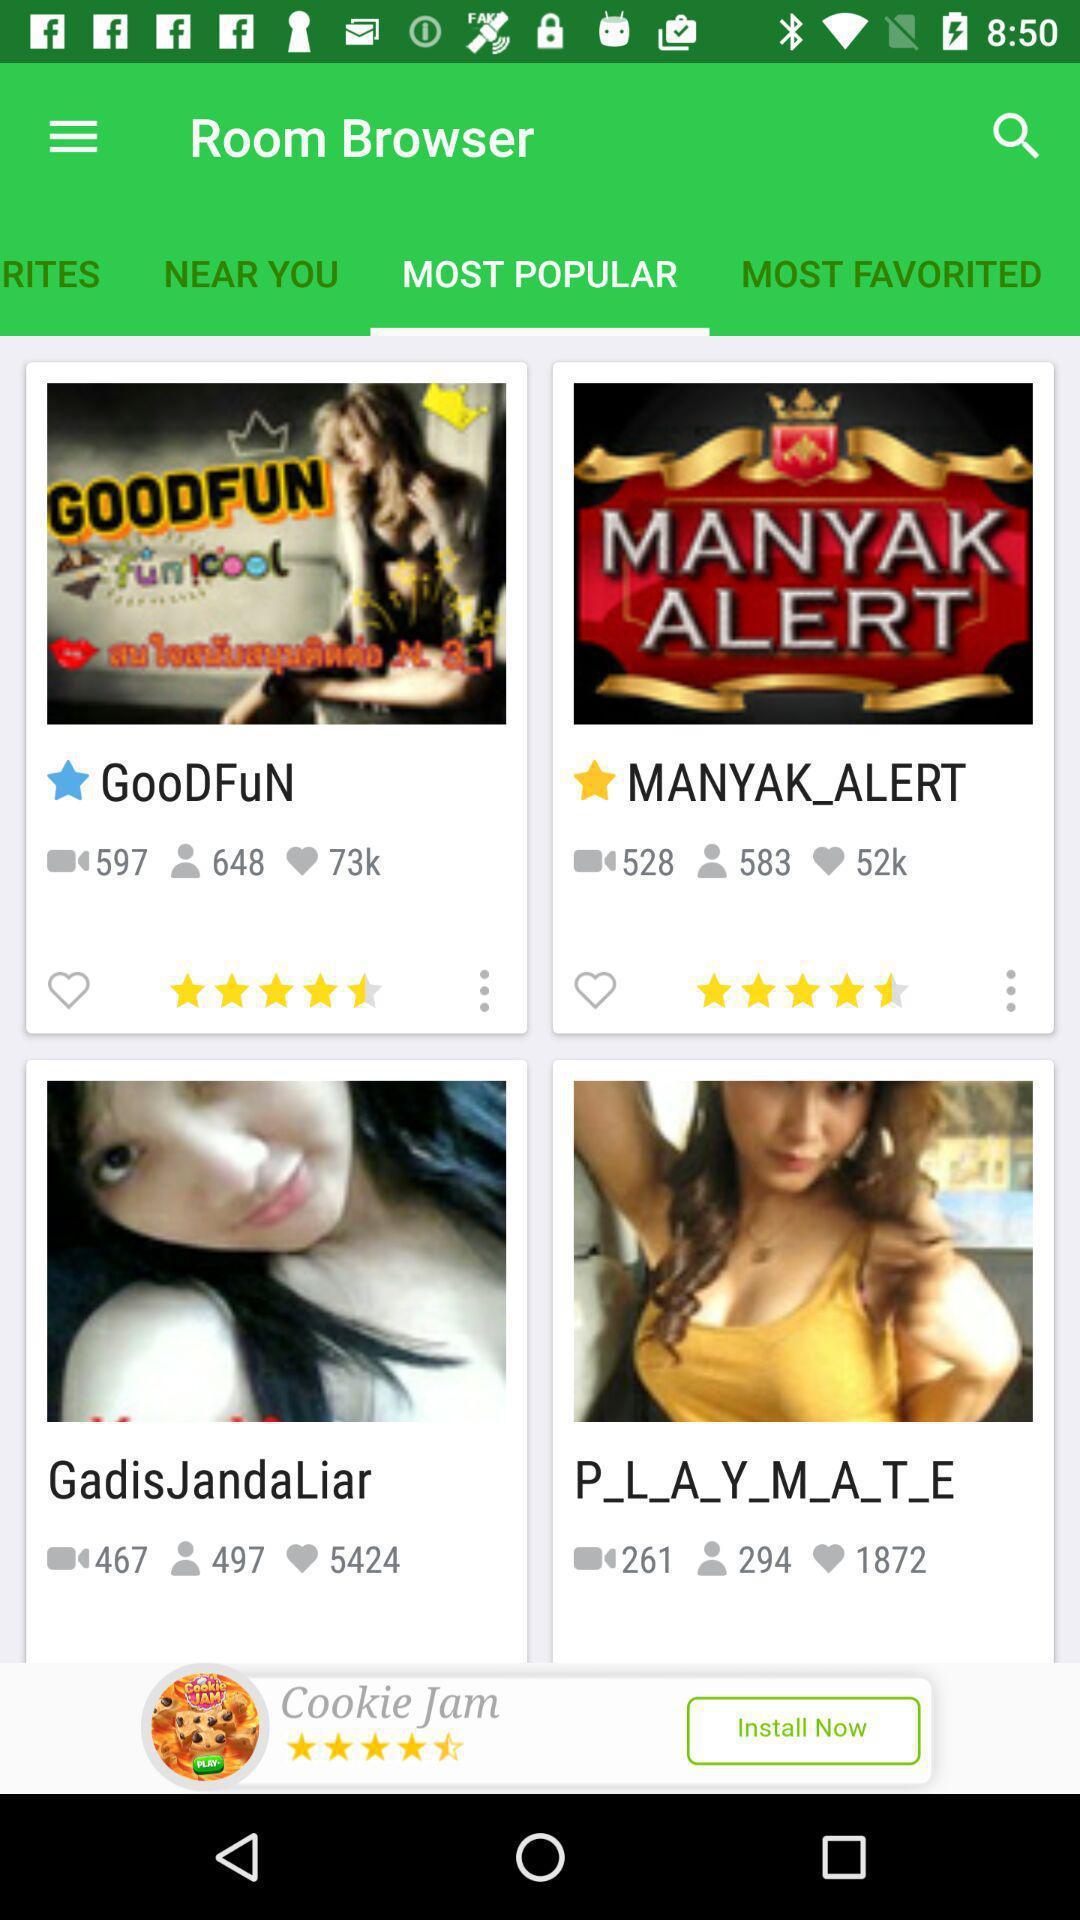  I want to click on as favorite, so click(596, 988).